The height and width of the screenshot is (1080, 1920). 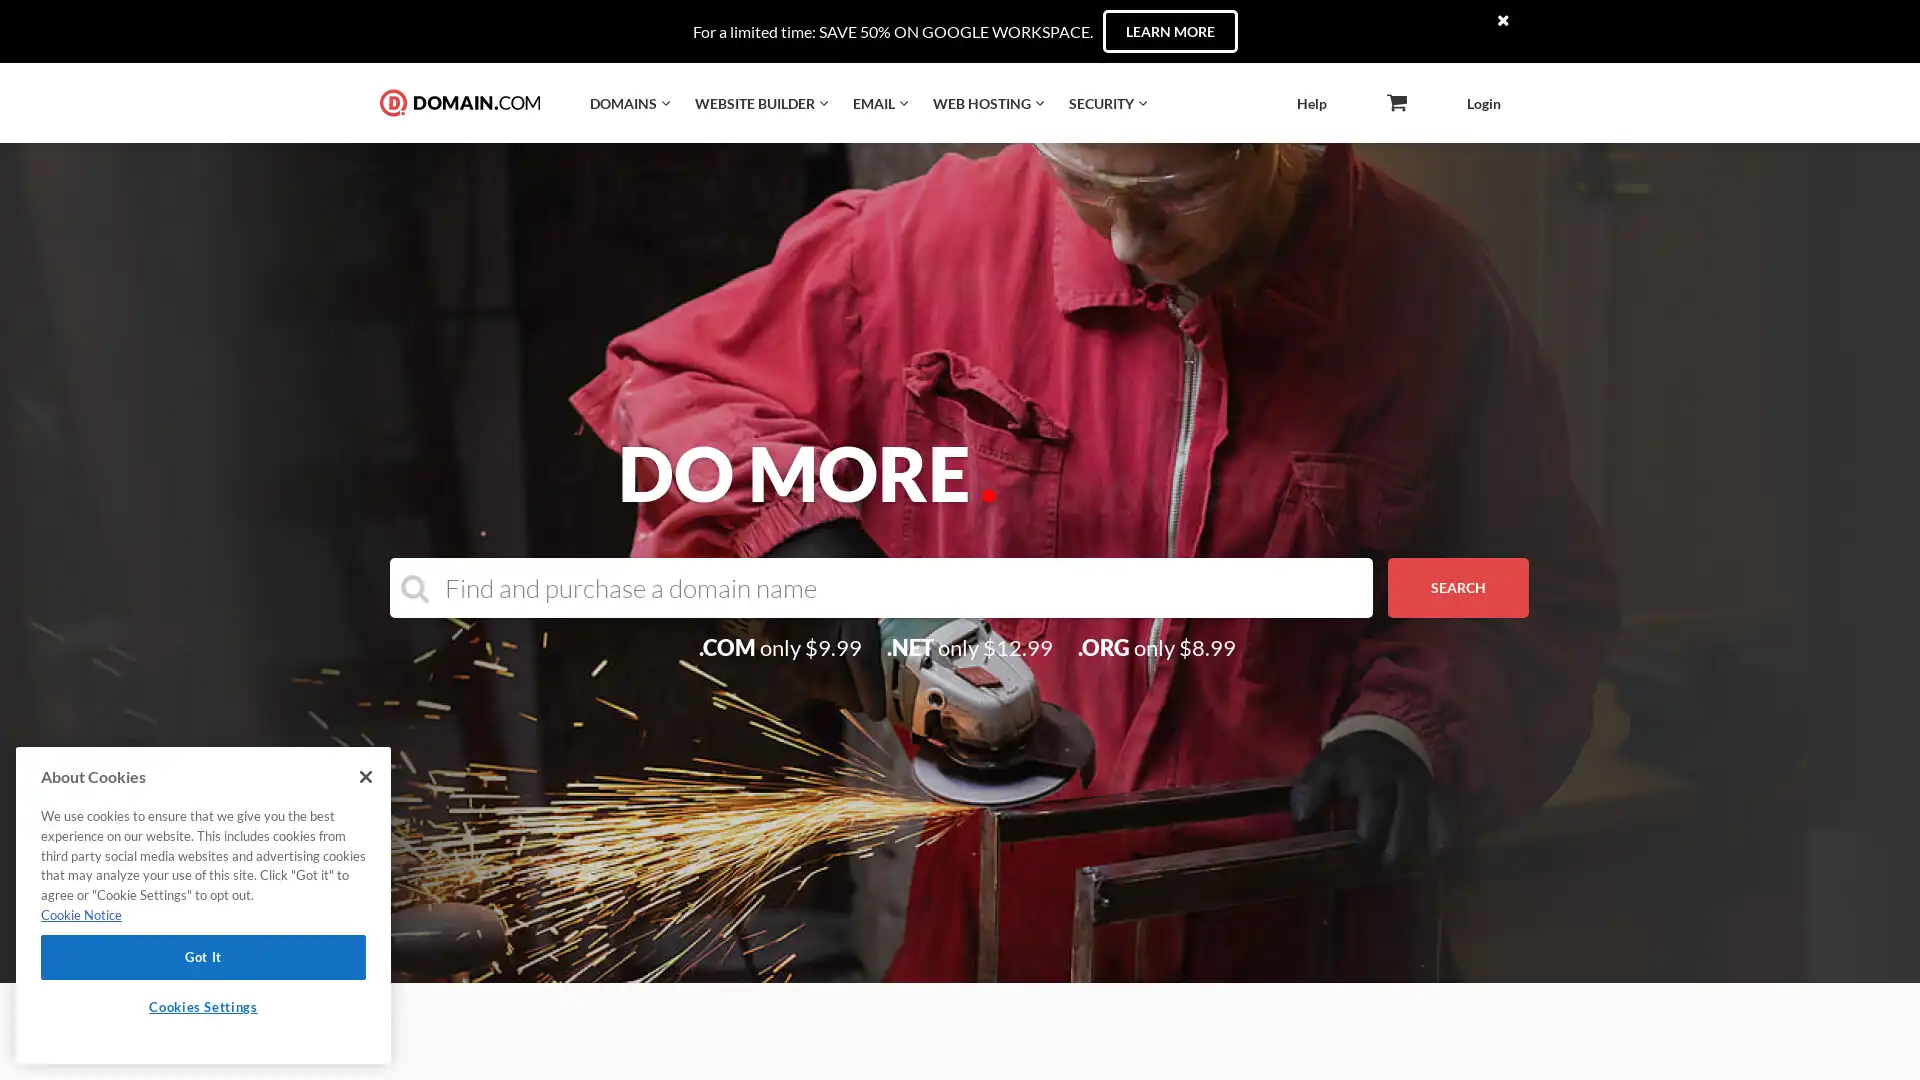 I want to click on SEARCH, so click(x=1458, y=585).